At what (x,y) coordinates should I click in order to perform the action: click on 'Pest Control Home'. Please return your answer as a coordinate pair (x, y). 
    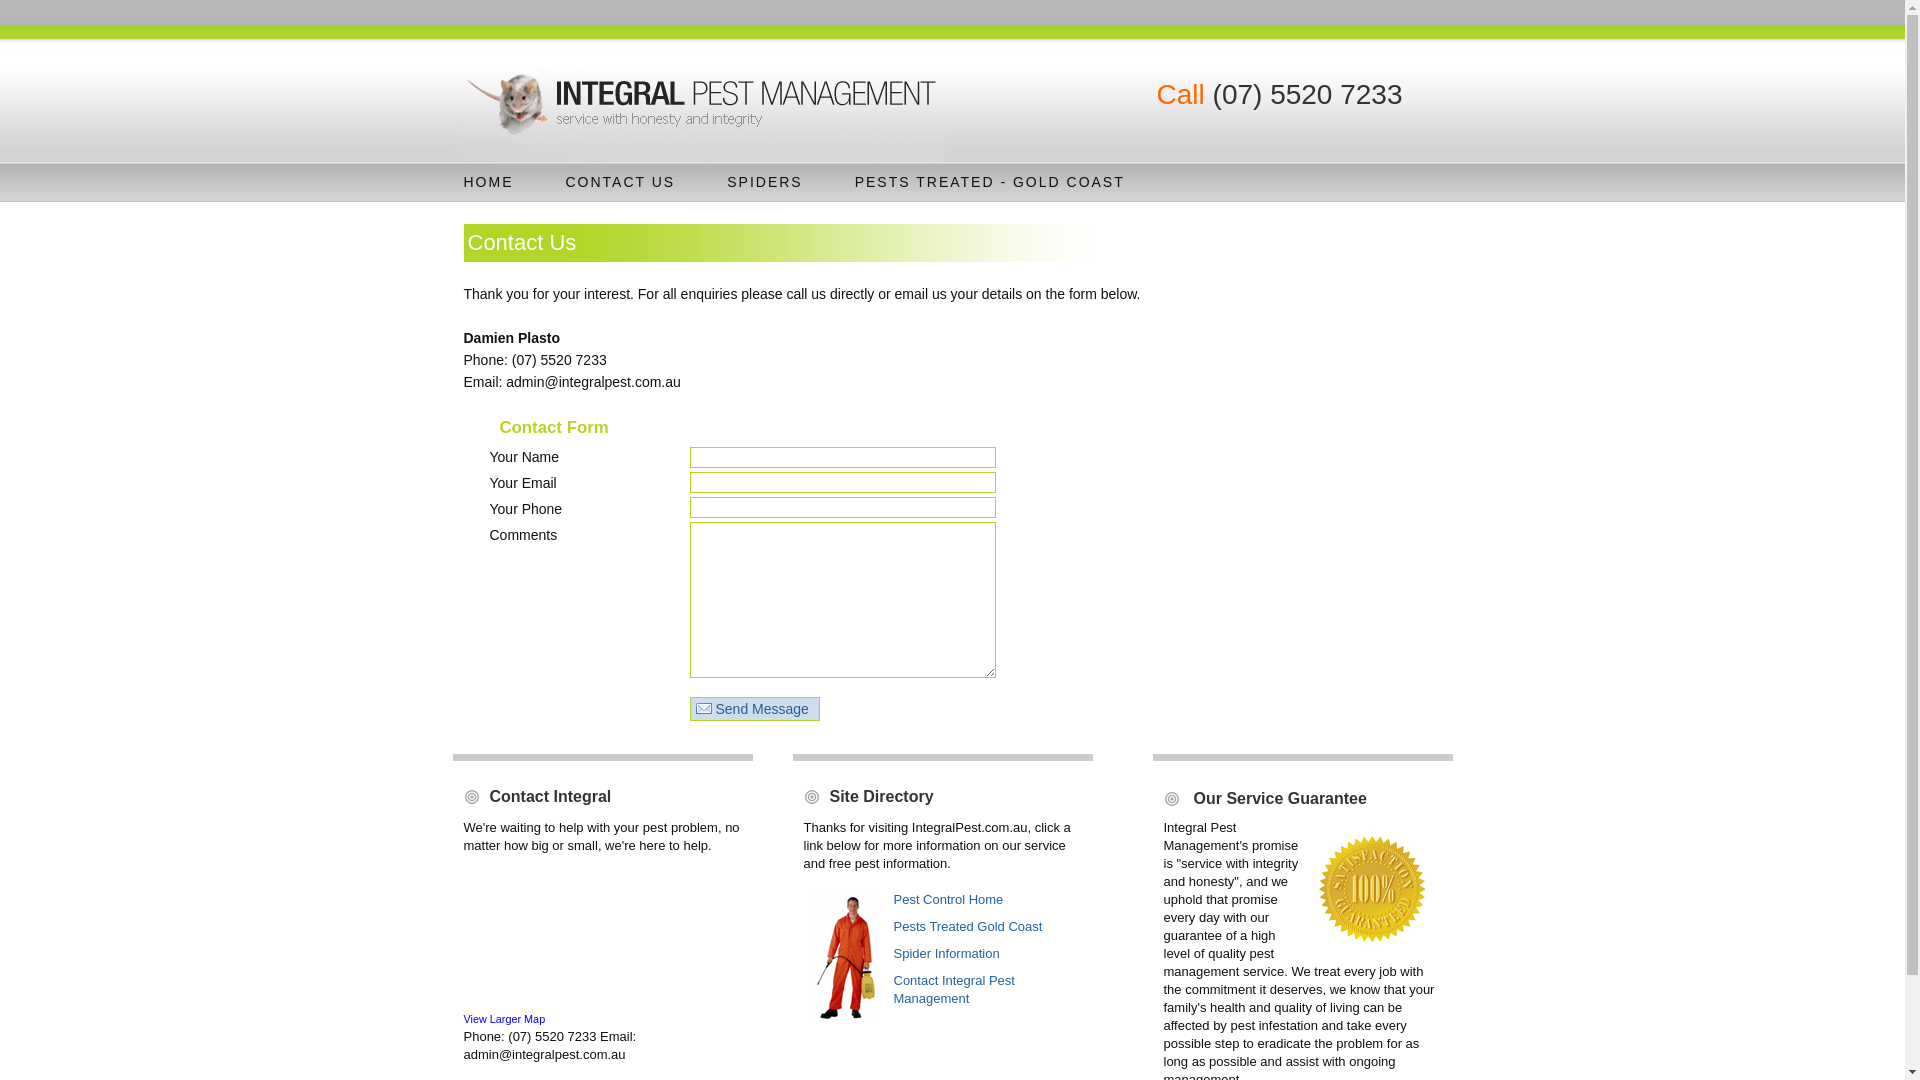
    Looking at the image, I should click on (892, 898).